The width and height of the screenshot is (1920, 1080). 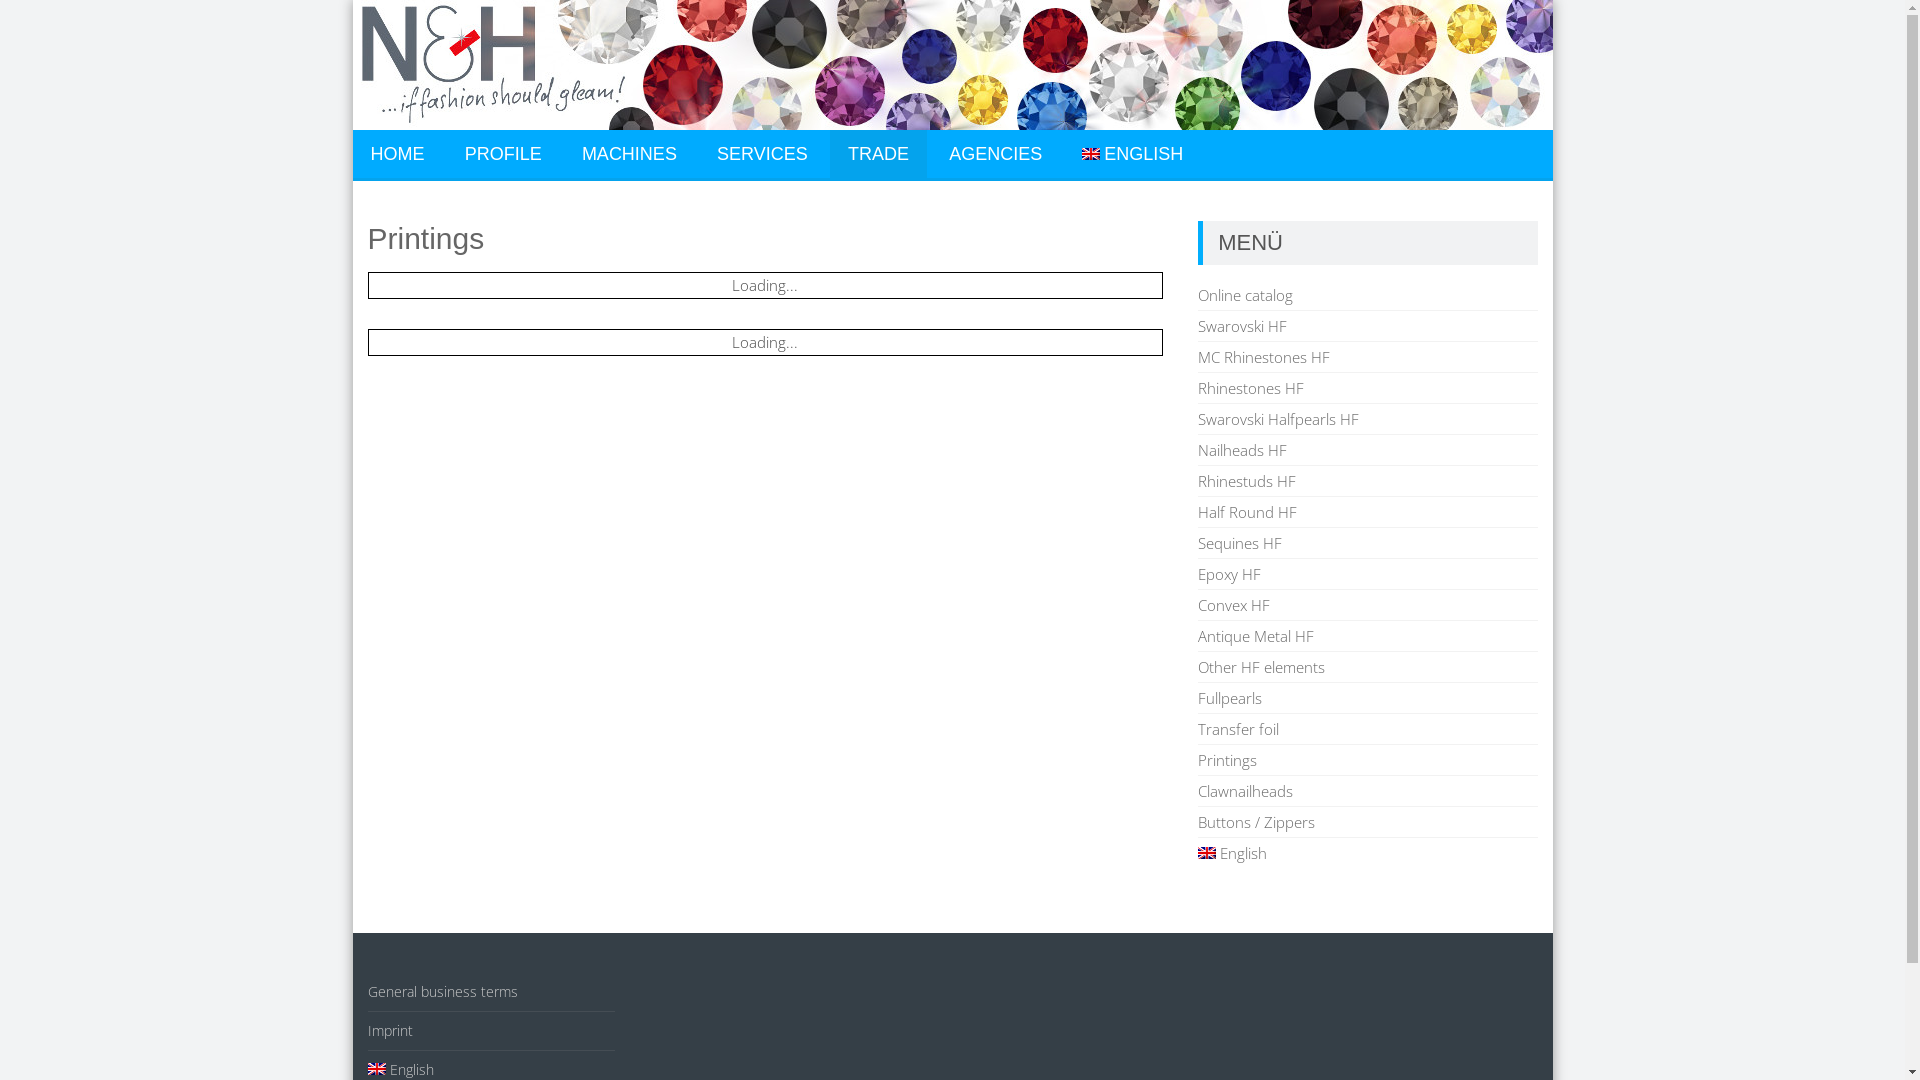 I want to click on 'English', so click(x=400, y=1068).